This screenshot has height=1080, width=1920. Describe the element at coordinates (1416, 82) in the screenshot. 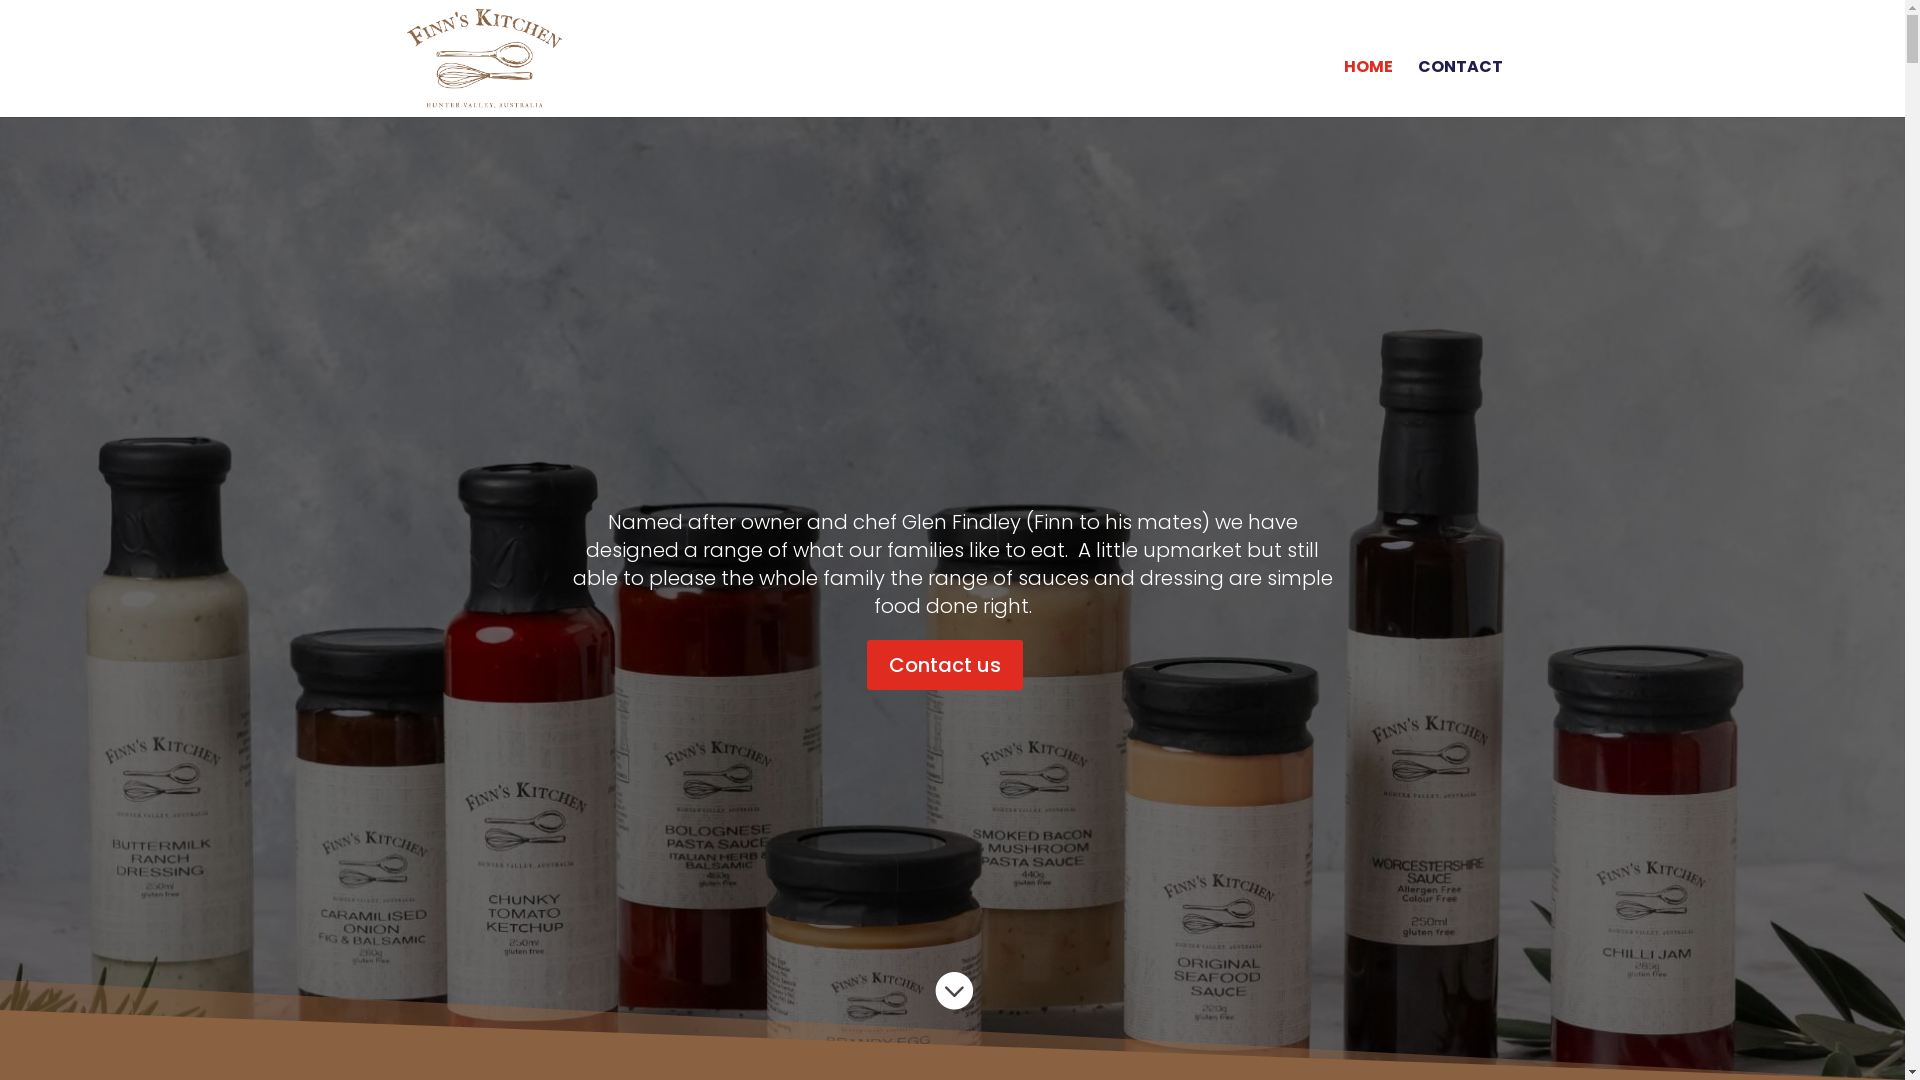

I see `'CONTACT'` at that location.